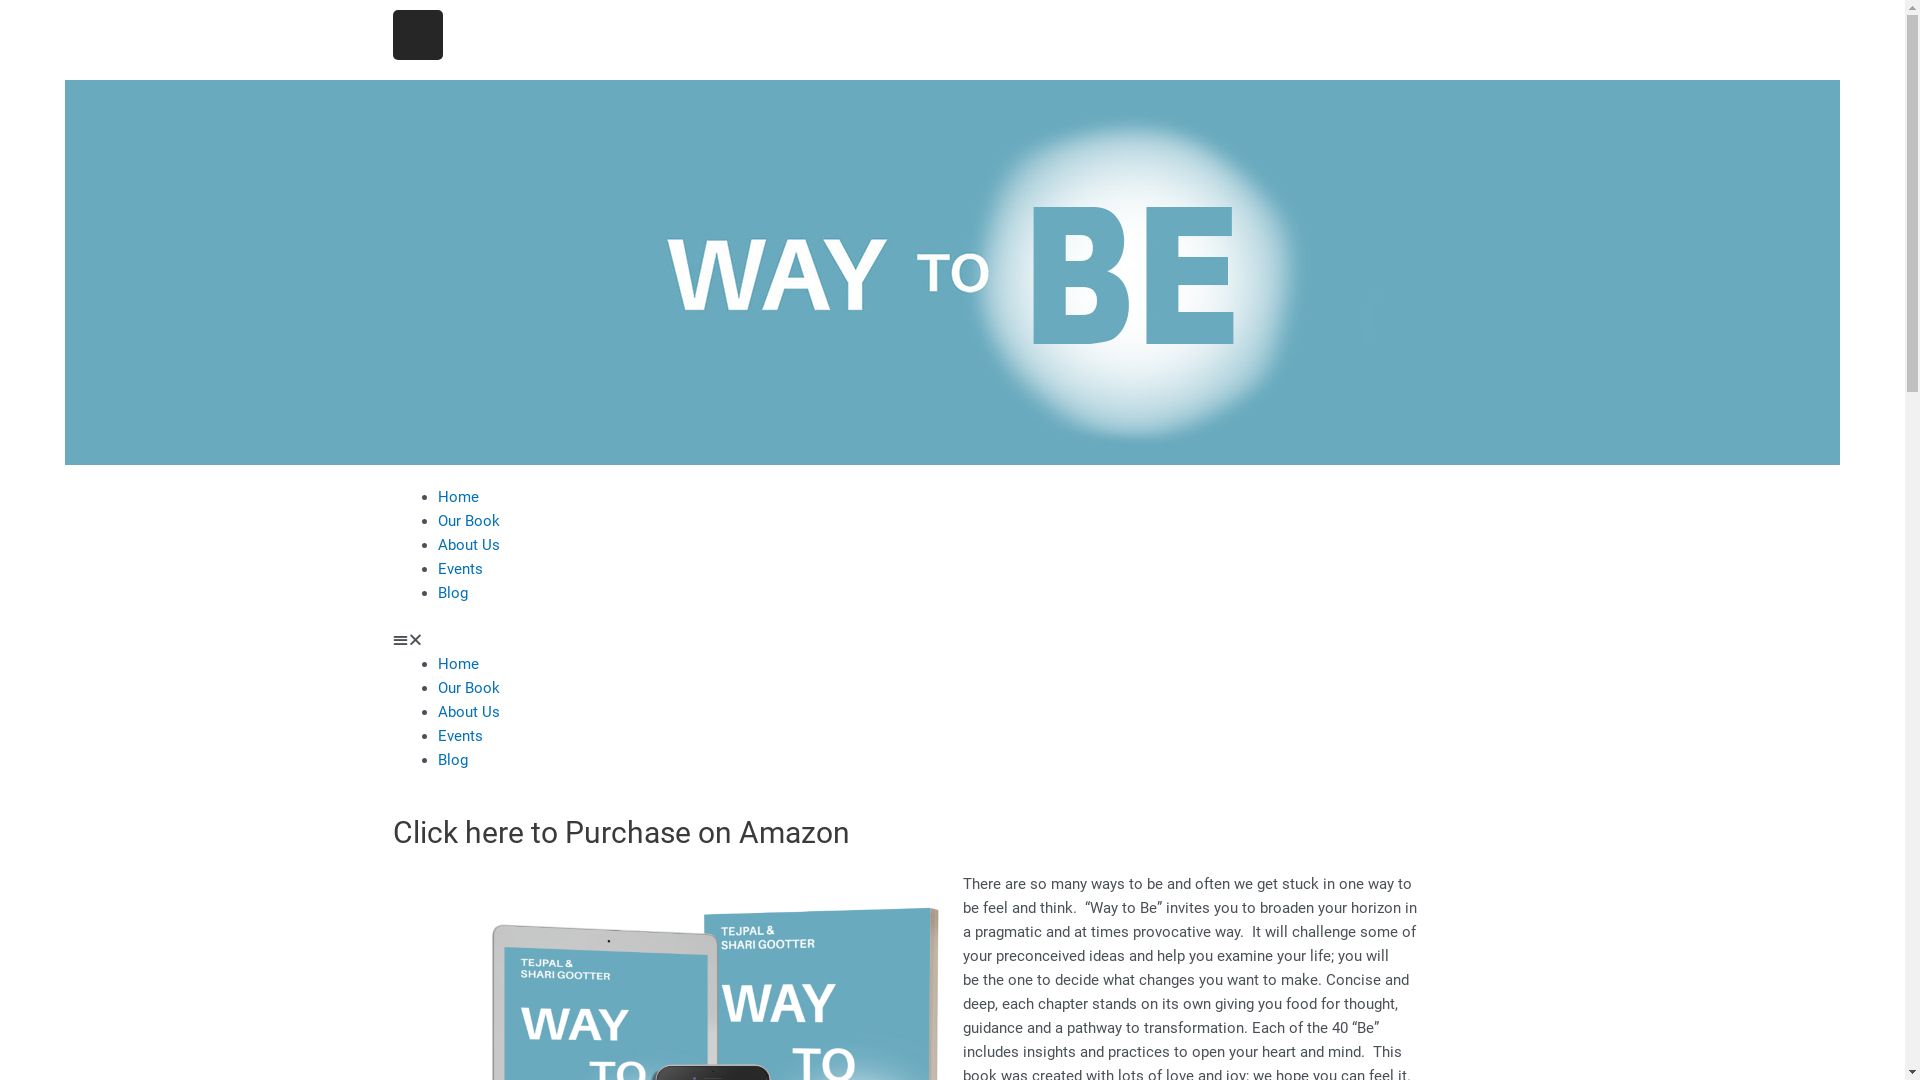  What do you see at coordinates (468, 709) in the screenshot?
I see `'About Us'` at bounding box center [468, 709].